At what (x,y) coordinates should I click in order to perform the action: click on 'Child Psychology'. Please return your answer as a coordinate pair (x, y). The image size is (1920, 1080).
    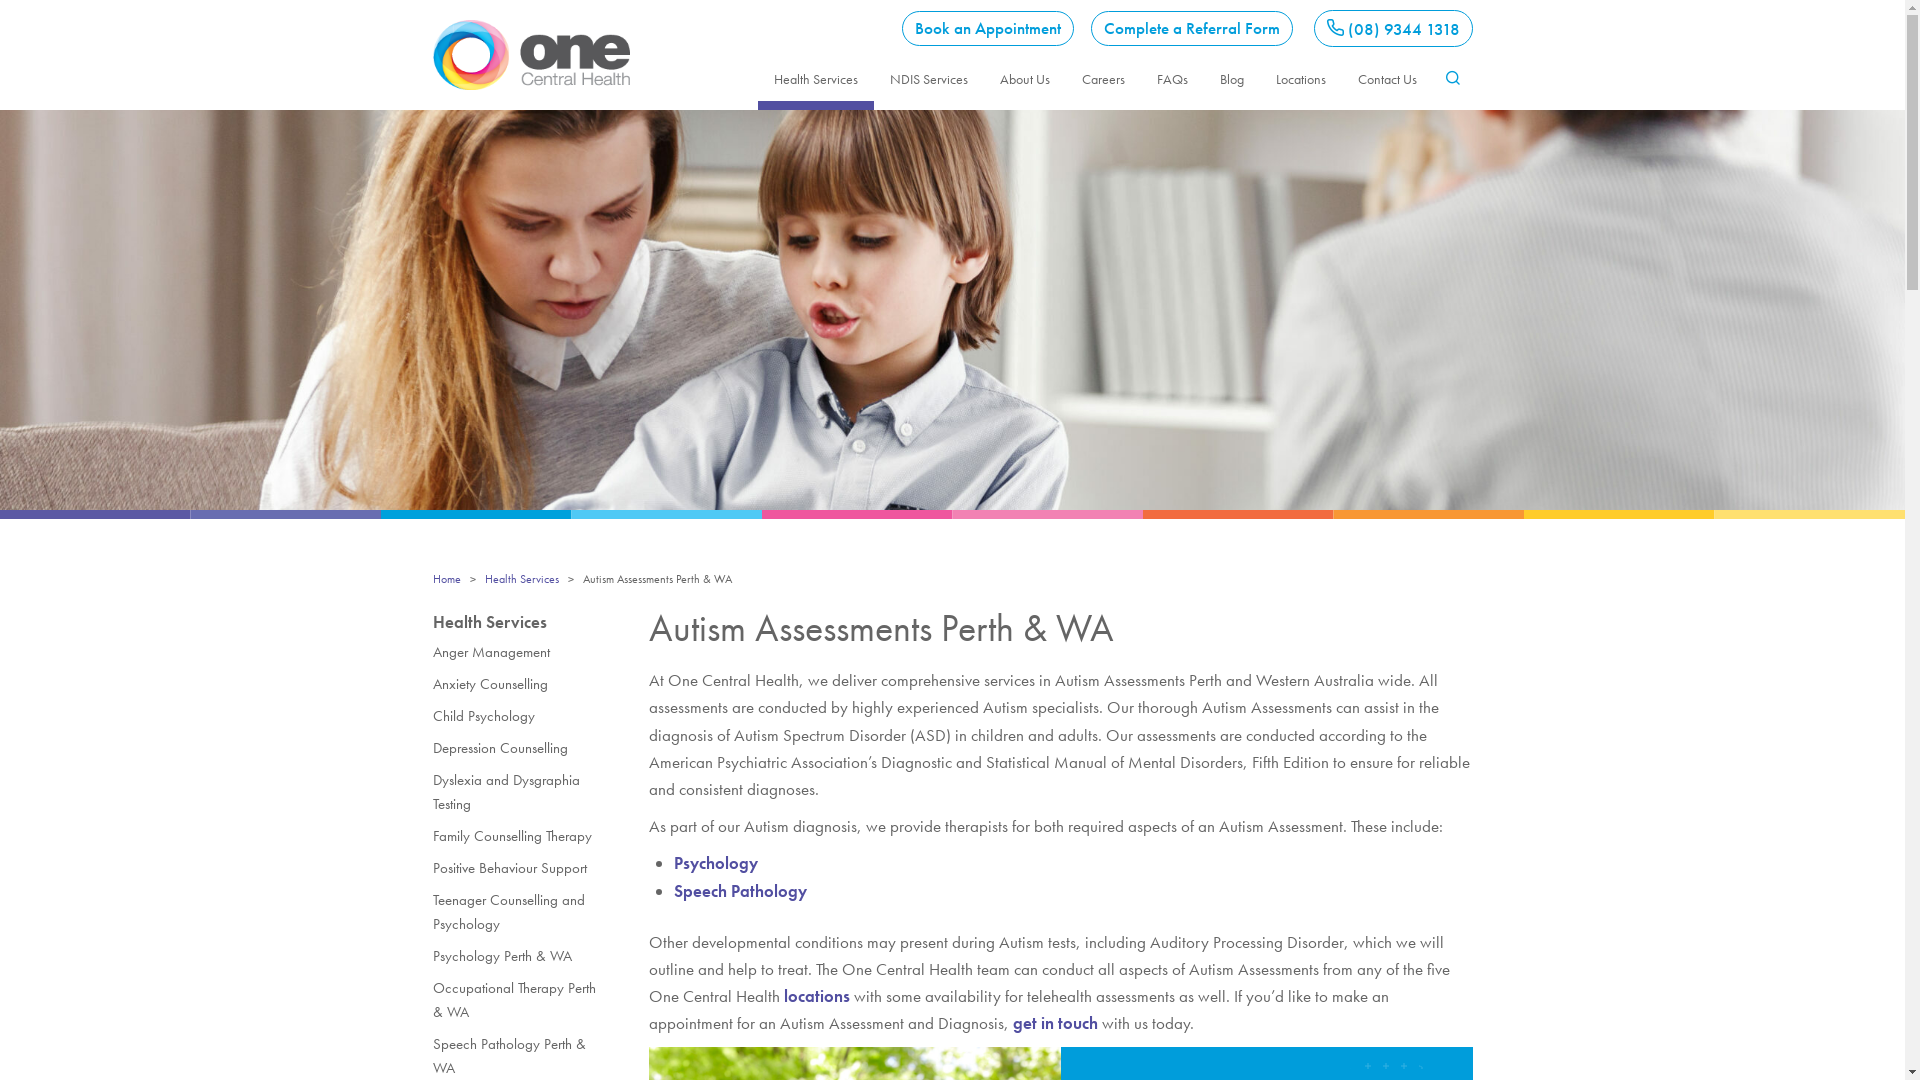
    Looking at the image, I should click on (519, 715).